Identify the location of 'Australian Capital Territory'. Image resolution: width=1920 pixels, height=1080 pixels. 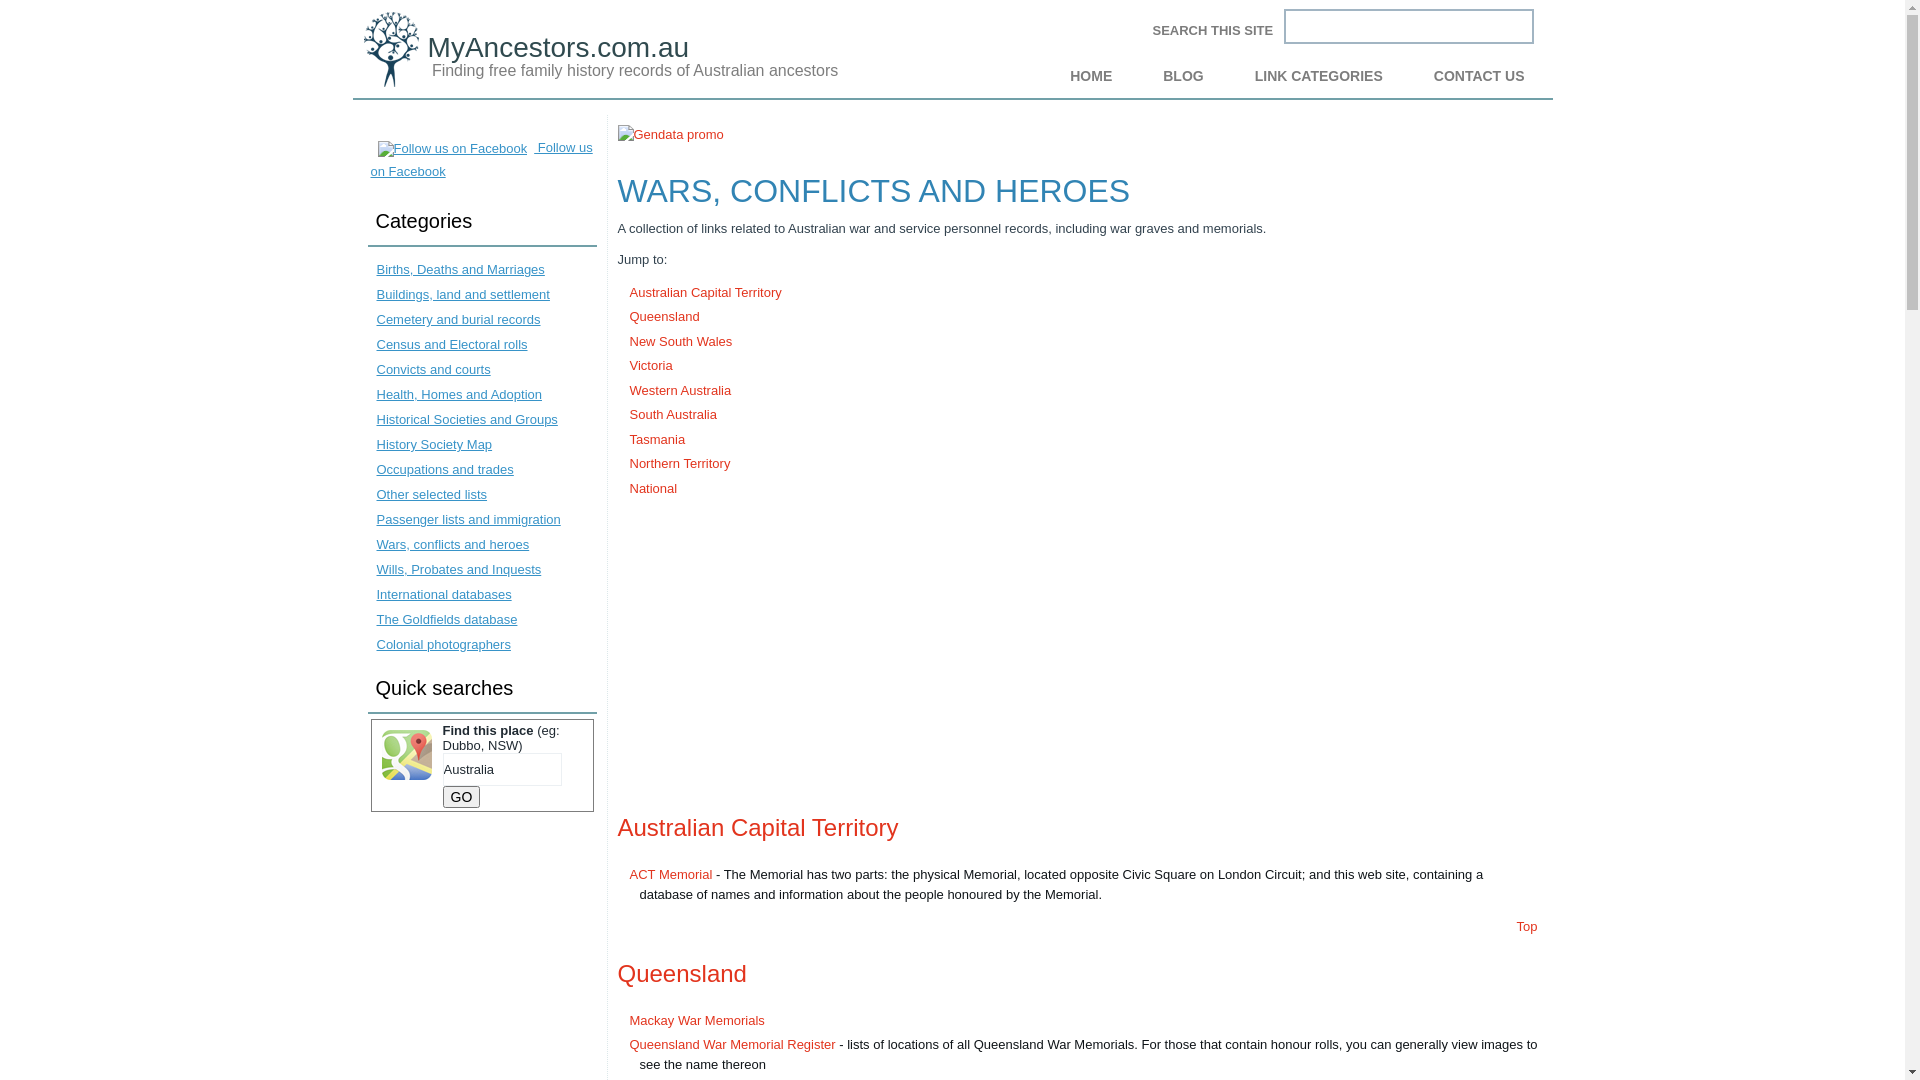
(617, 827).